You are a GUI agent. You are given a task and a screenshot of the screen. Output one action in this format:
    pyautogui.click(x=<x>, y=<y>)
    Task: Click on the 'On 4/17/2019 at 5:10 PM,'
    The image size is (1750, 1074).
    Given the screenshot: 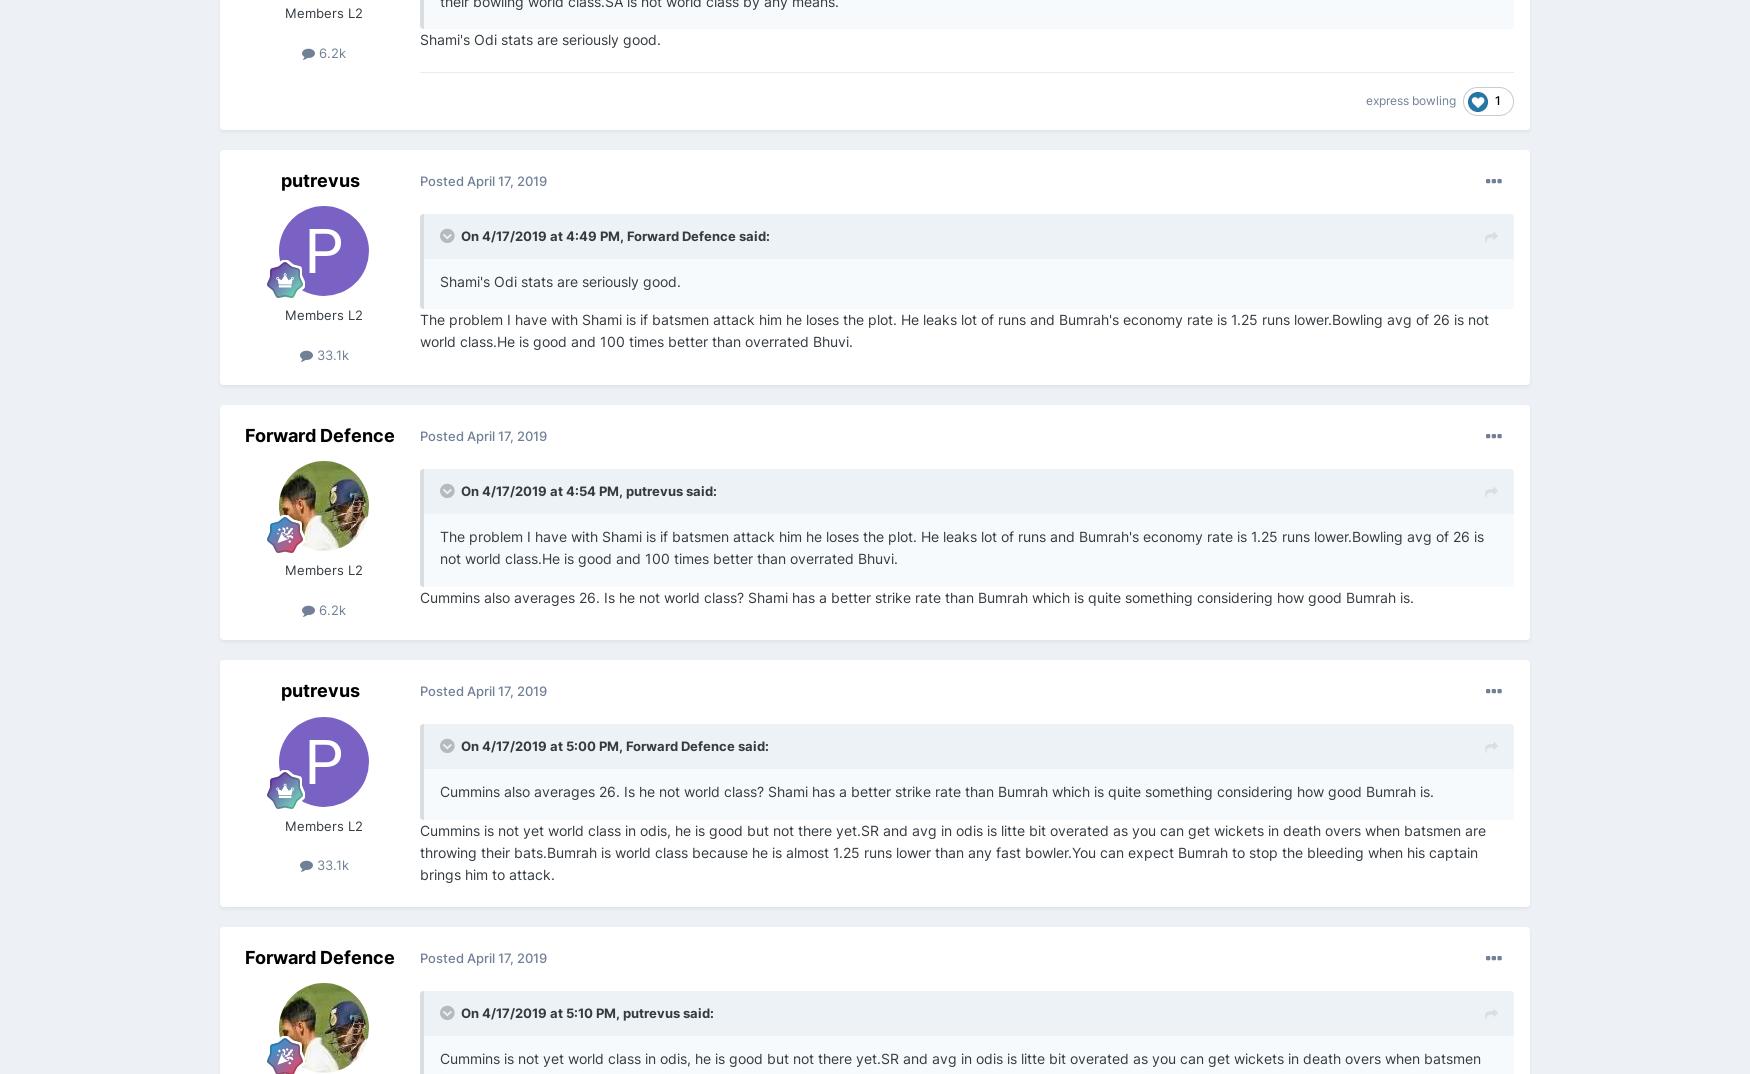 What is the action you would take?
    pyautogui.click(x=540, y=1011)
    